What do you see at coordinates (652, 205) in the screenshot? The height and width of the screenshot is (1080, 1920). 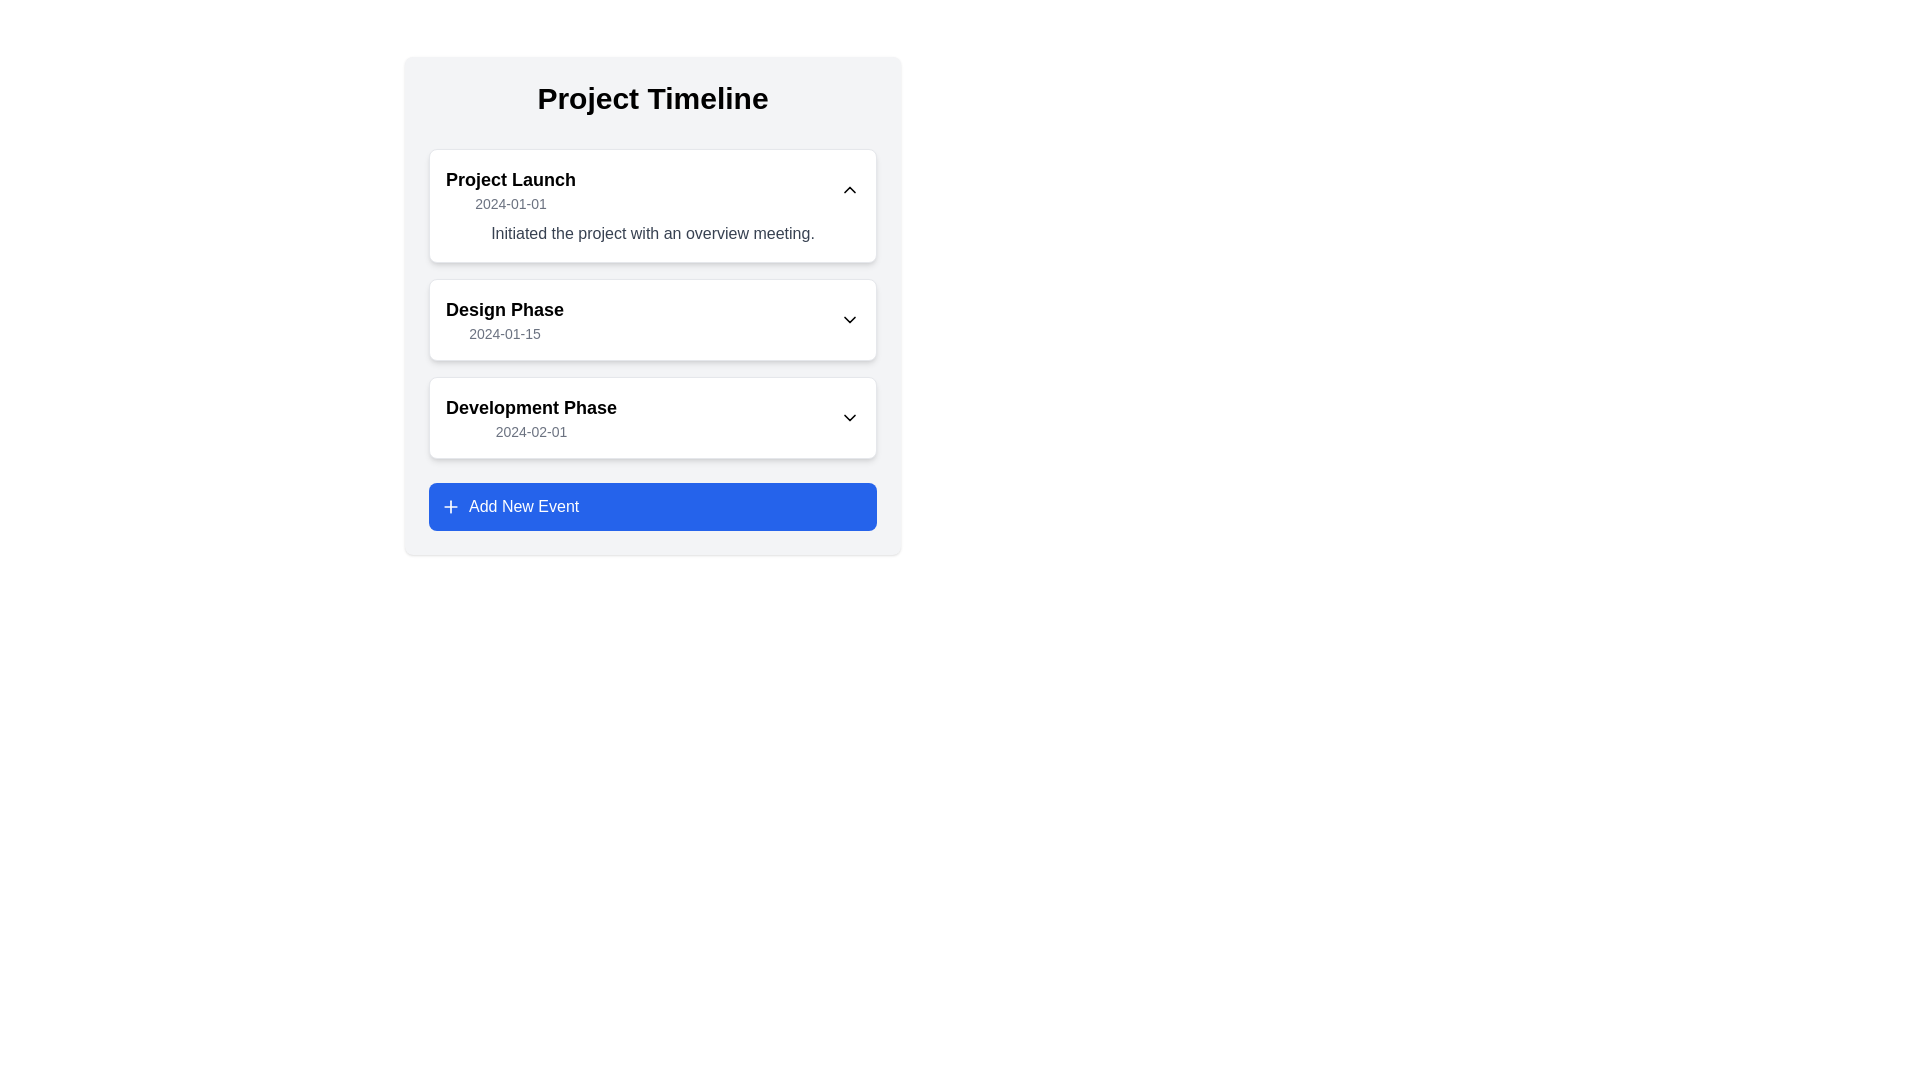 I see `the first informational card in the vertical list of phases titled 'Project Timeline', which includes details about the project phase such as title, start date, and a brief description` at bounding box center [652, 205].